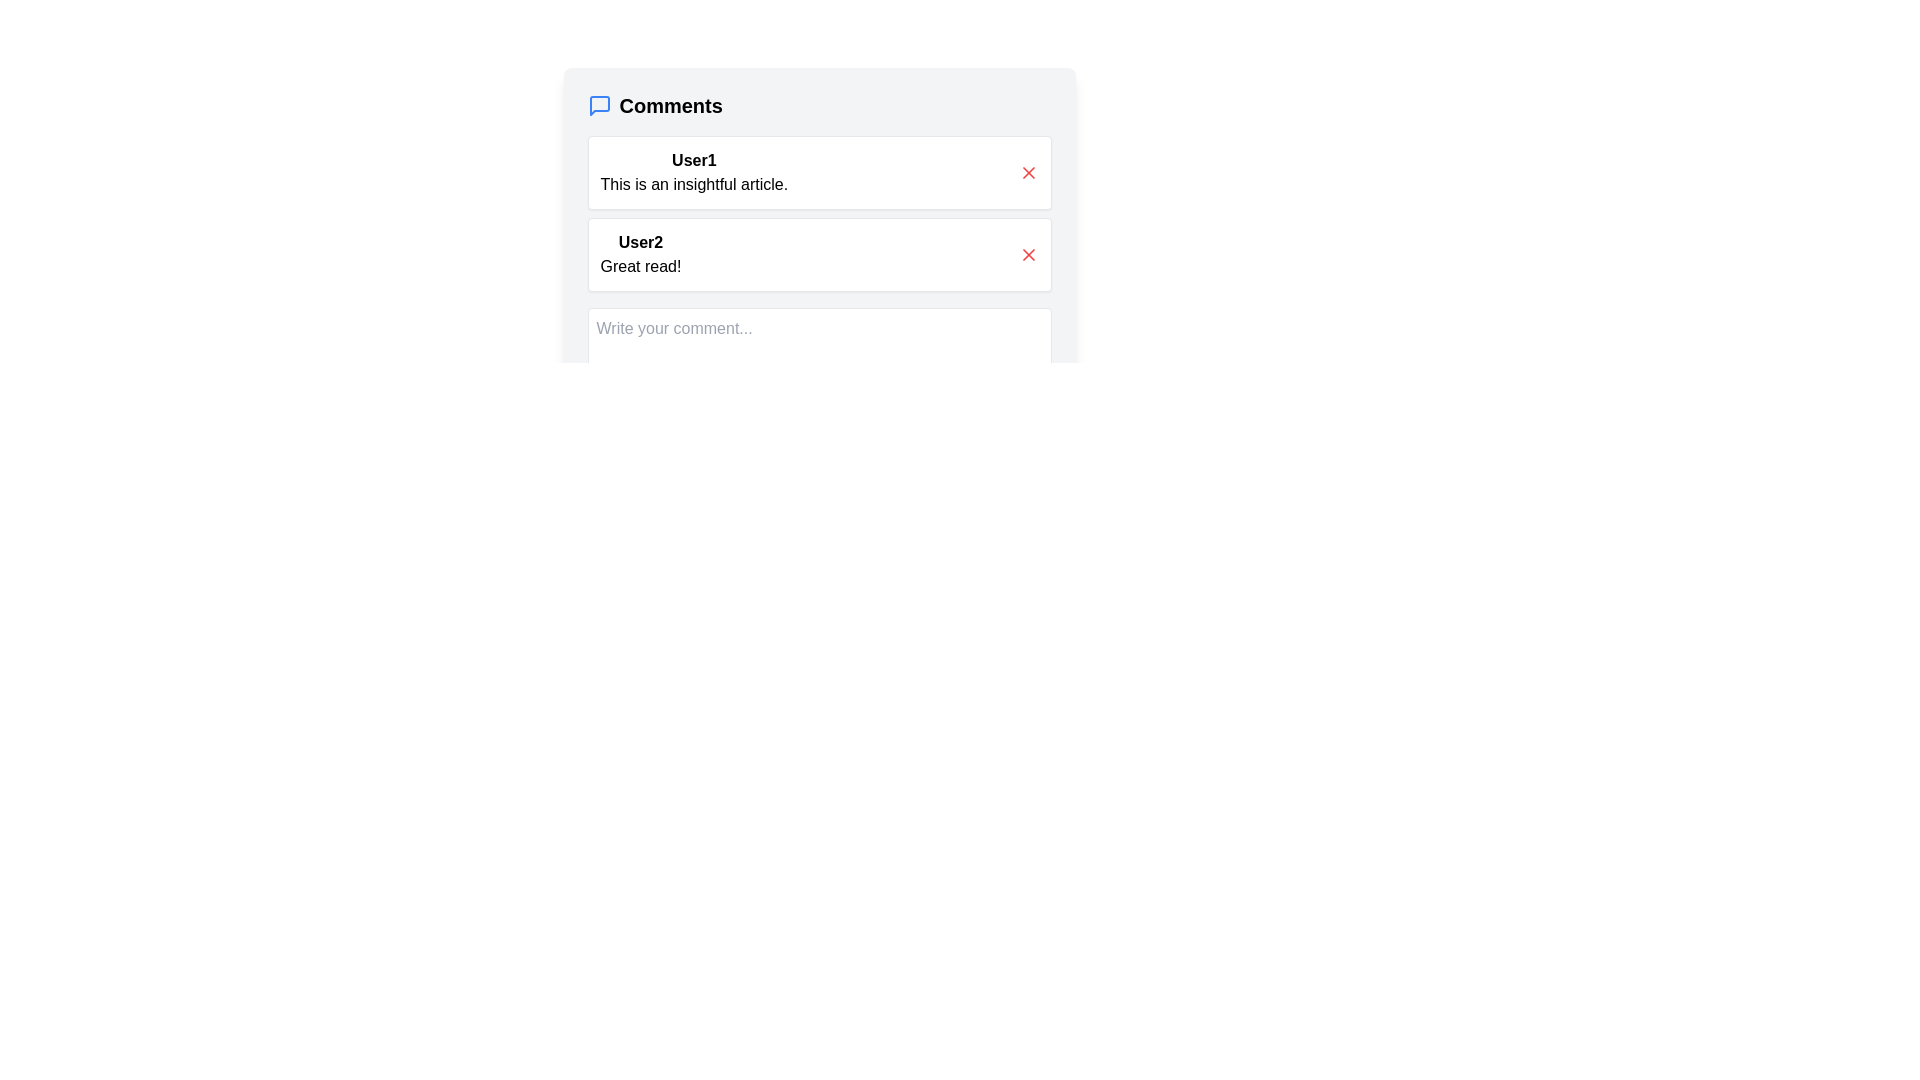 The width and height of the screenshot is (1920, 1080). What do you see at coordinates (1028, 172) in the screenshot?
I see `the red-colored ‘X’ icon button located on the rightmost side of User1's comment box to change its visual style` at bounding box center [1028, 172].